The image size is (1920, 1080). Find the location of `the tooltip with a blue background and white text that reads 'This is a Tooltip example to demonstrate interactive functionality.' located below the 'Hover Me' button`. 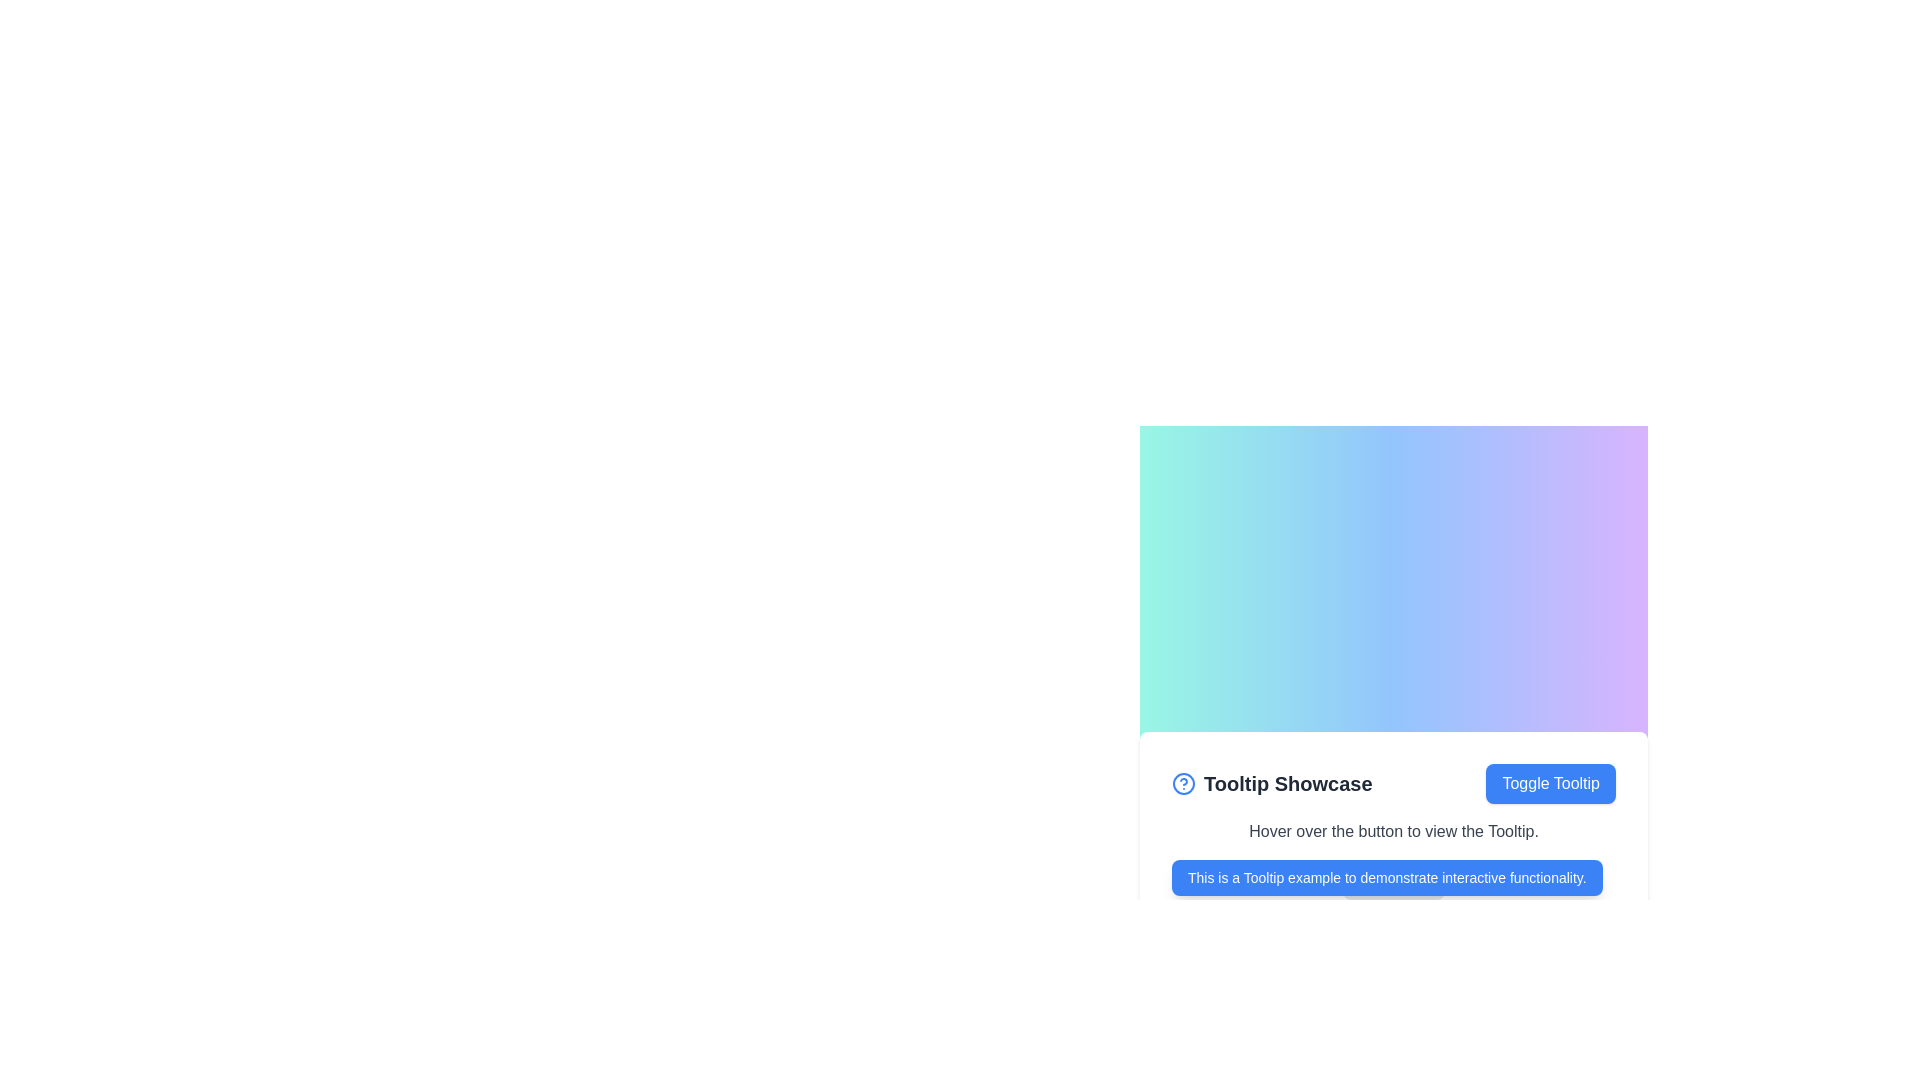

the tooltip with a blue background and white text that reads 'This is a Tooltip example to demonstrate interactive functionality.' located below the 'Hover Me' button is located at coordinates (1386, 876).